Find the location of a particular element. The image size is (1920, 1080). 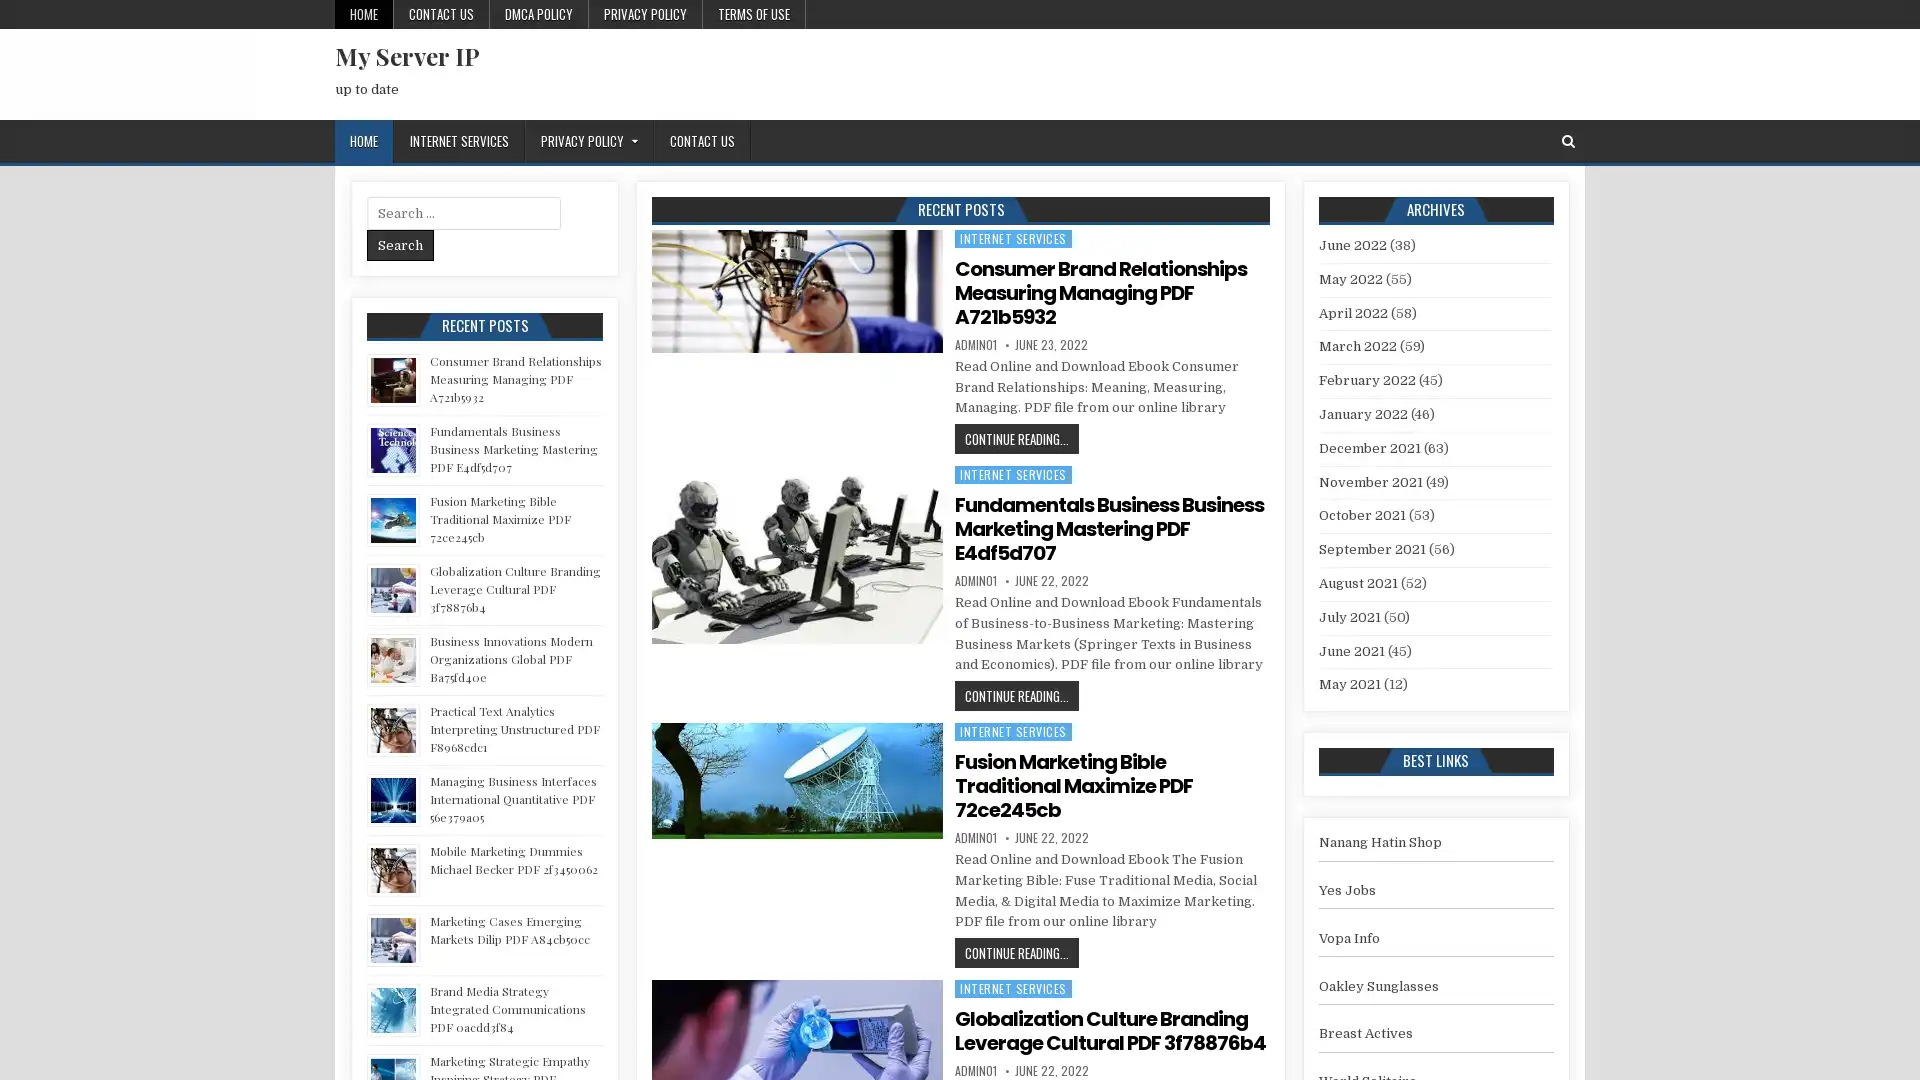

Search is located at coordinates (400, 244).